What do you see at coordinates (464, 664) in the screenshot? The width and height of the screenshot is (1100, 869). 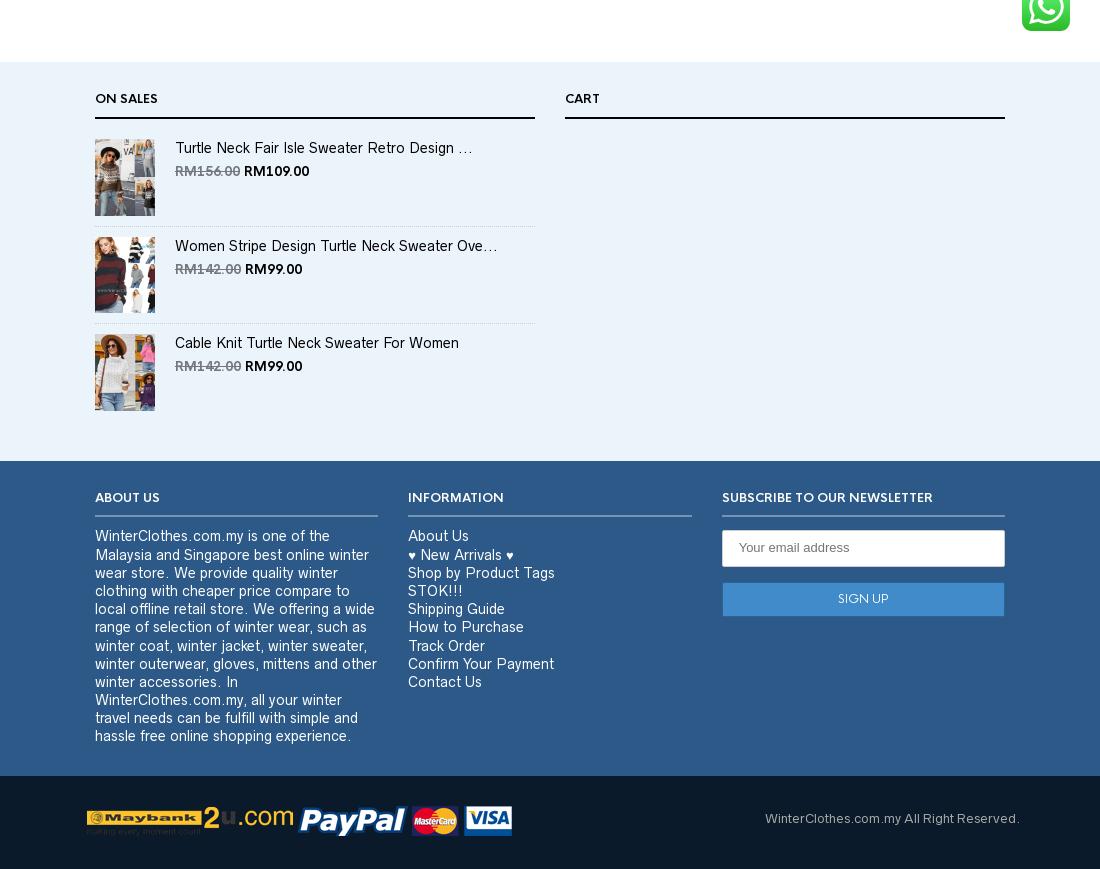 I see `'How to Purchase'` at bounding box center [464, 664].